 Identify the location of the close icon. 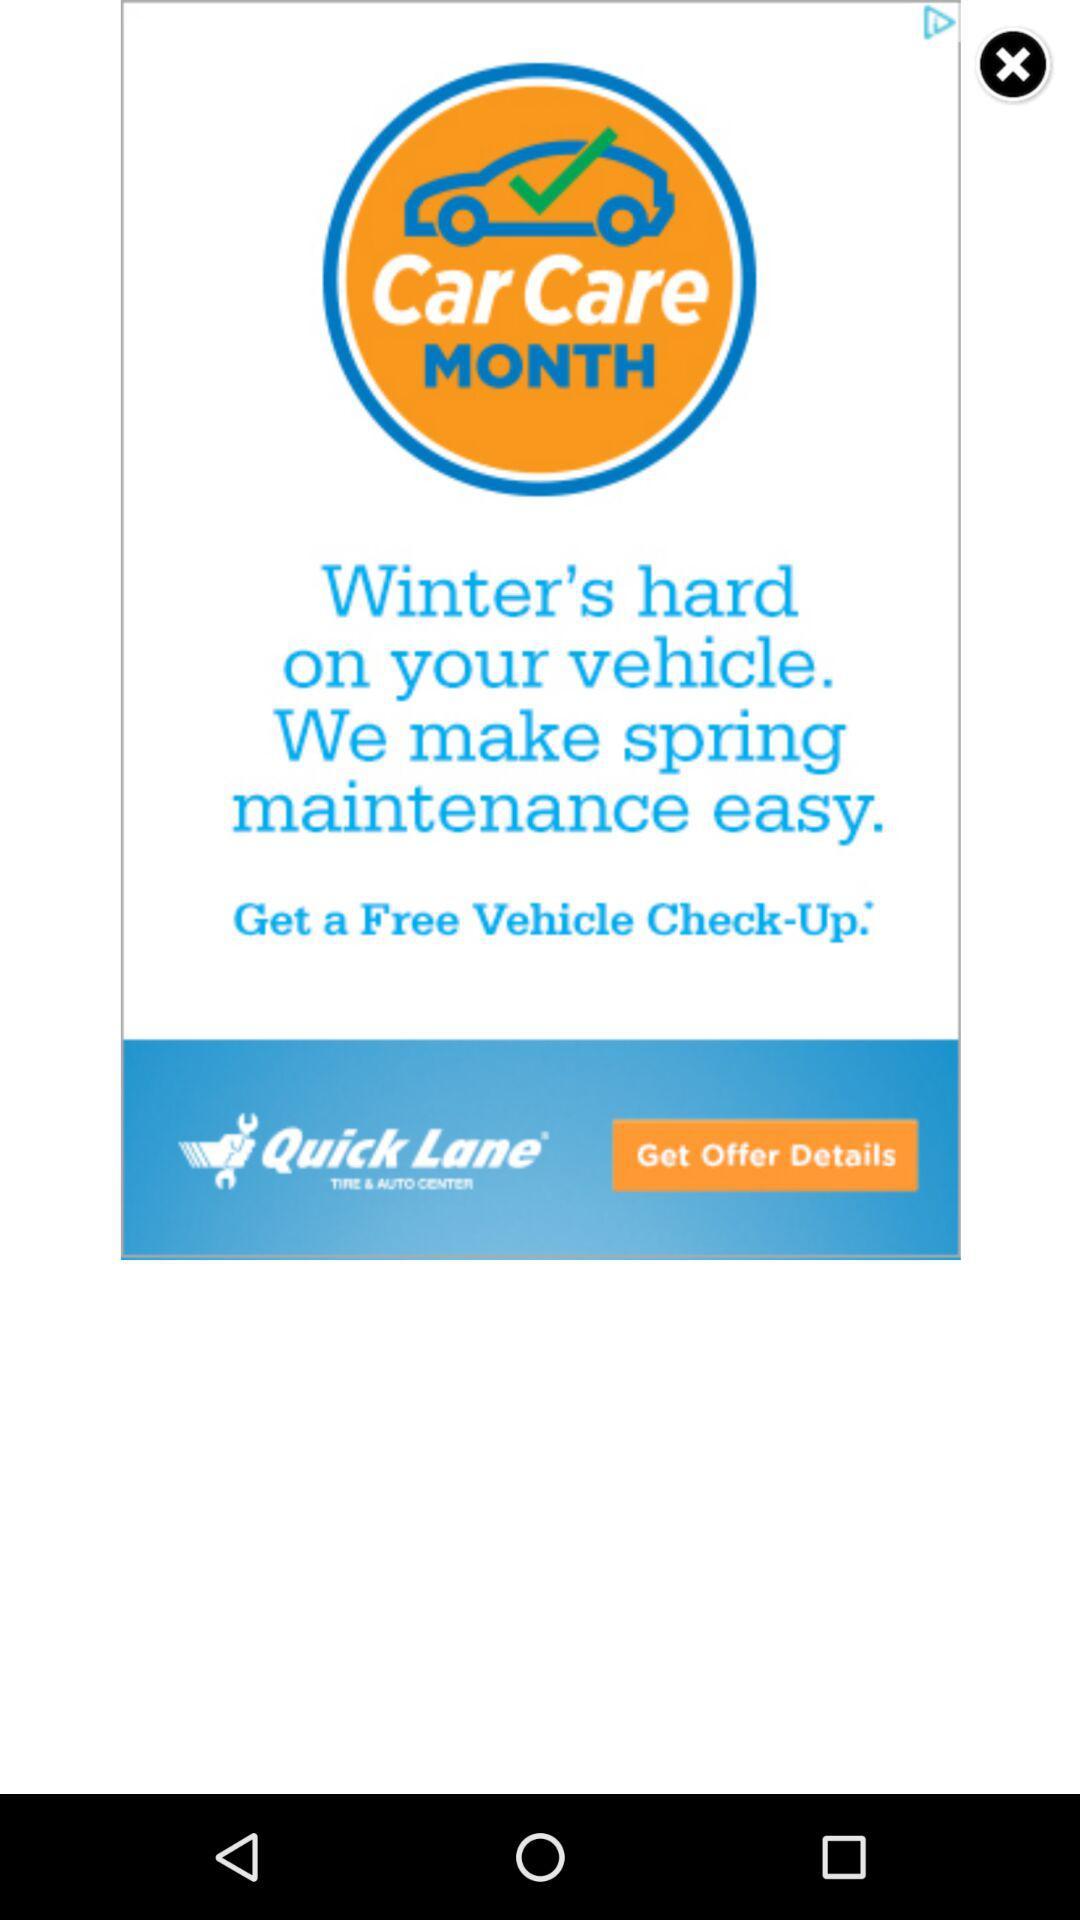
(1014, 70).